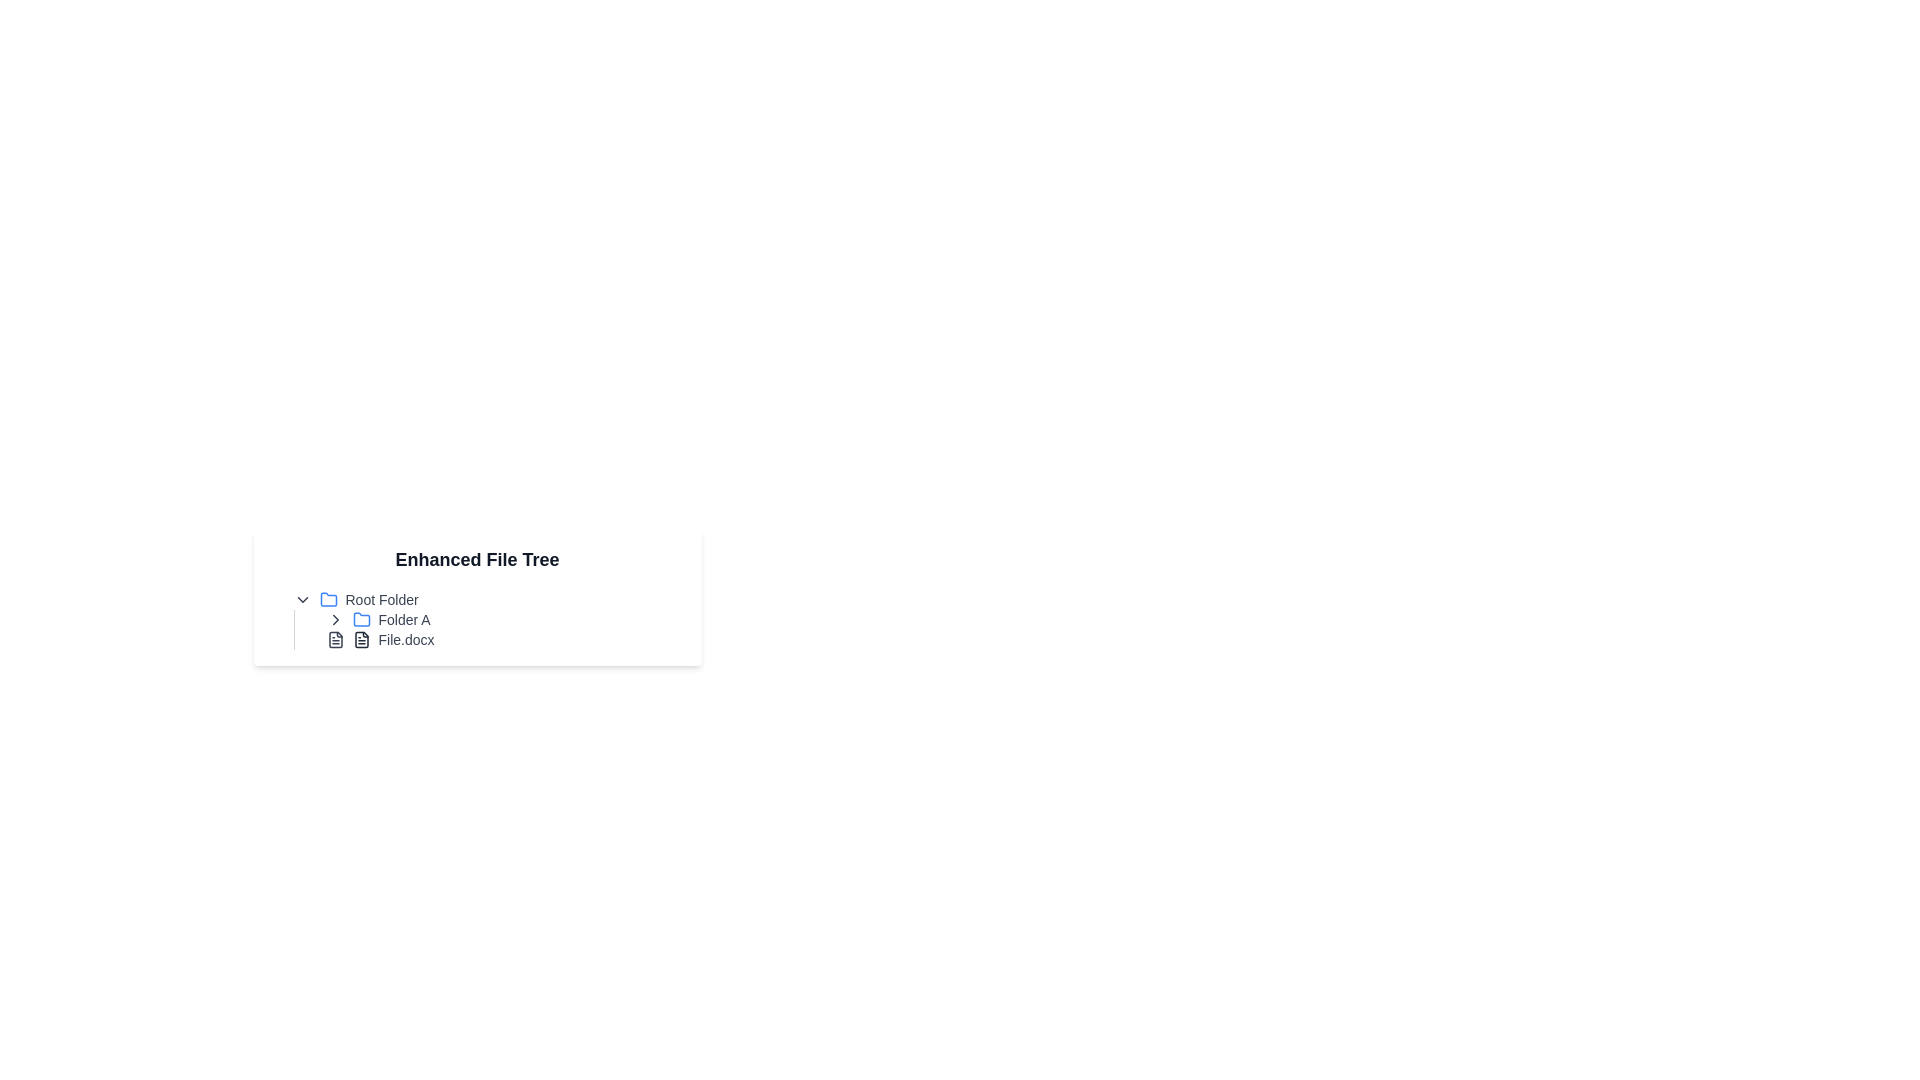  I want to click on the downward-facing chevron icon button located to the left of the folder icon and the text 'Root Folder', so click(301, 599).